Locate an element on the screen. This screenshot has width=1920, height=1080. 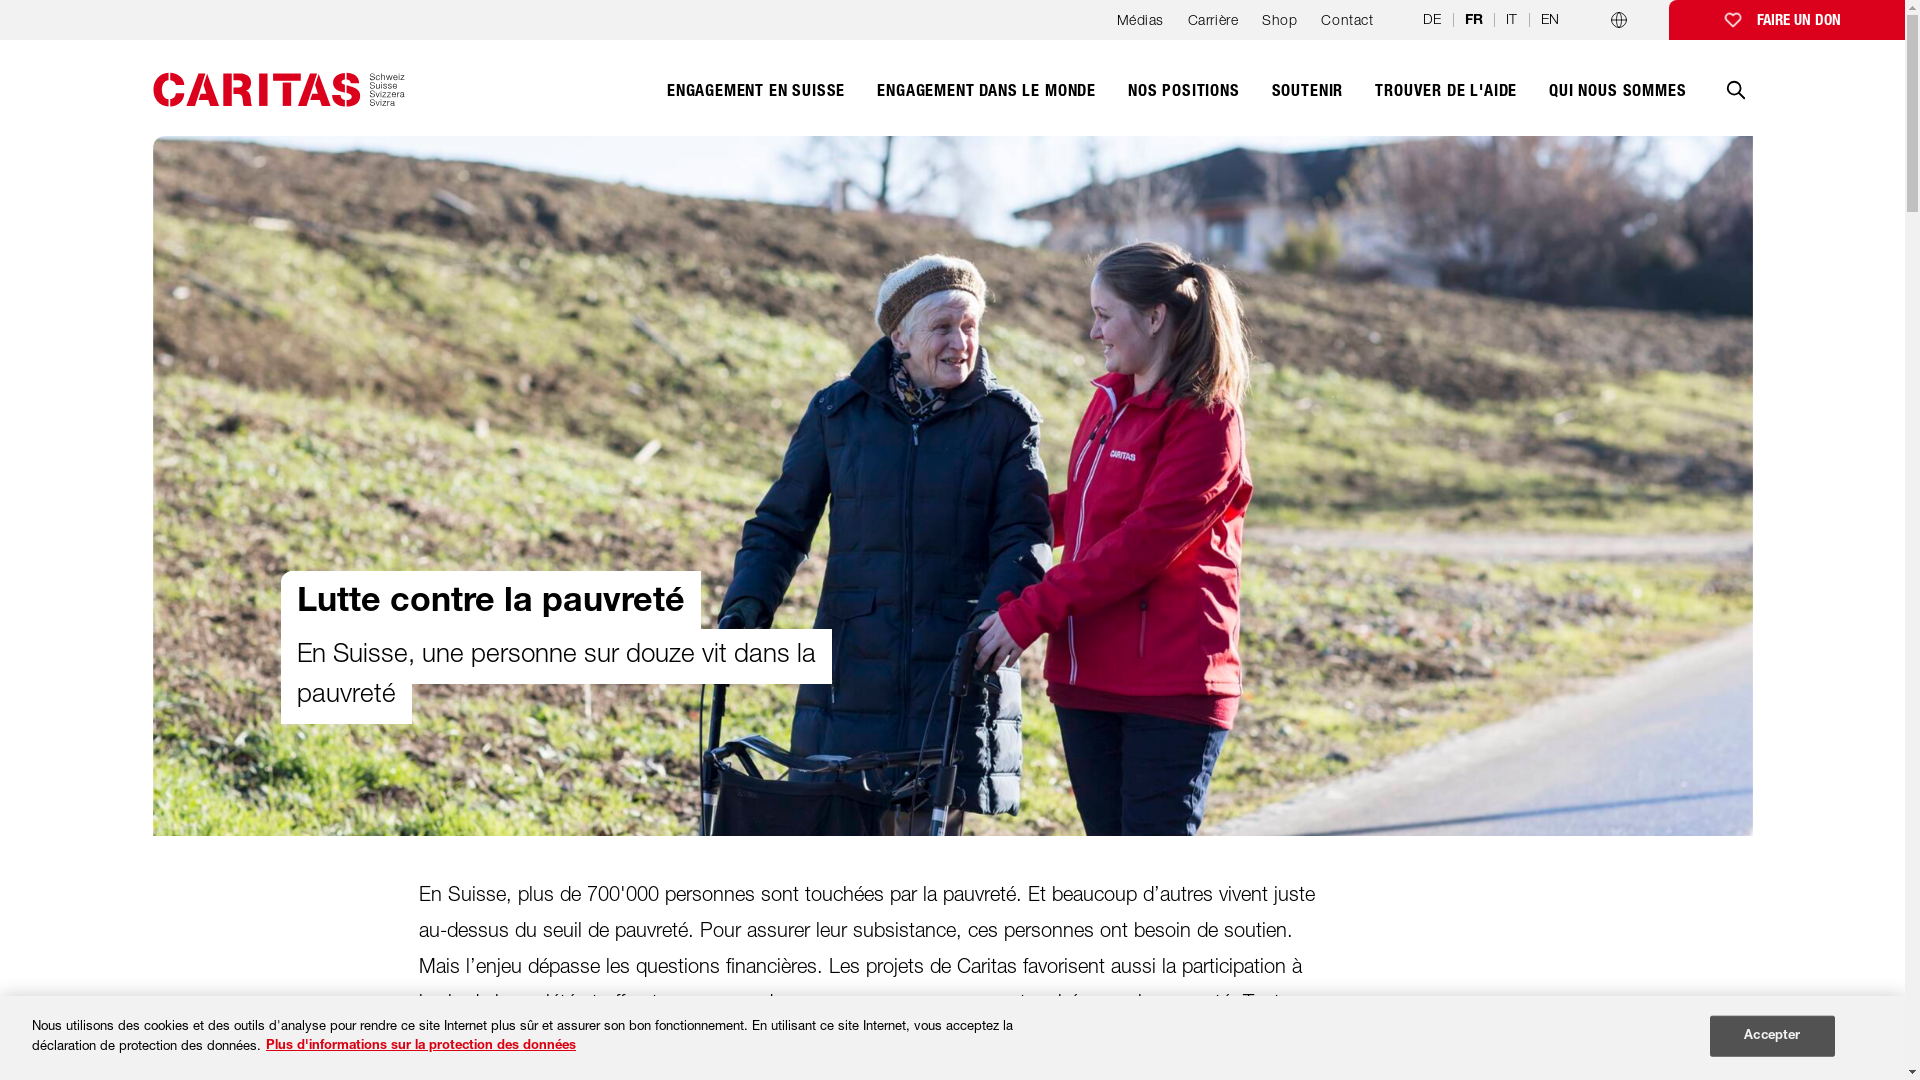
'EN' is located at coordinates (1549, 19).